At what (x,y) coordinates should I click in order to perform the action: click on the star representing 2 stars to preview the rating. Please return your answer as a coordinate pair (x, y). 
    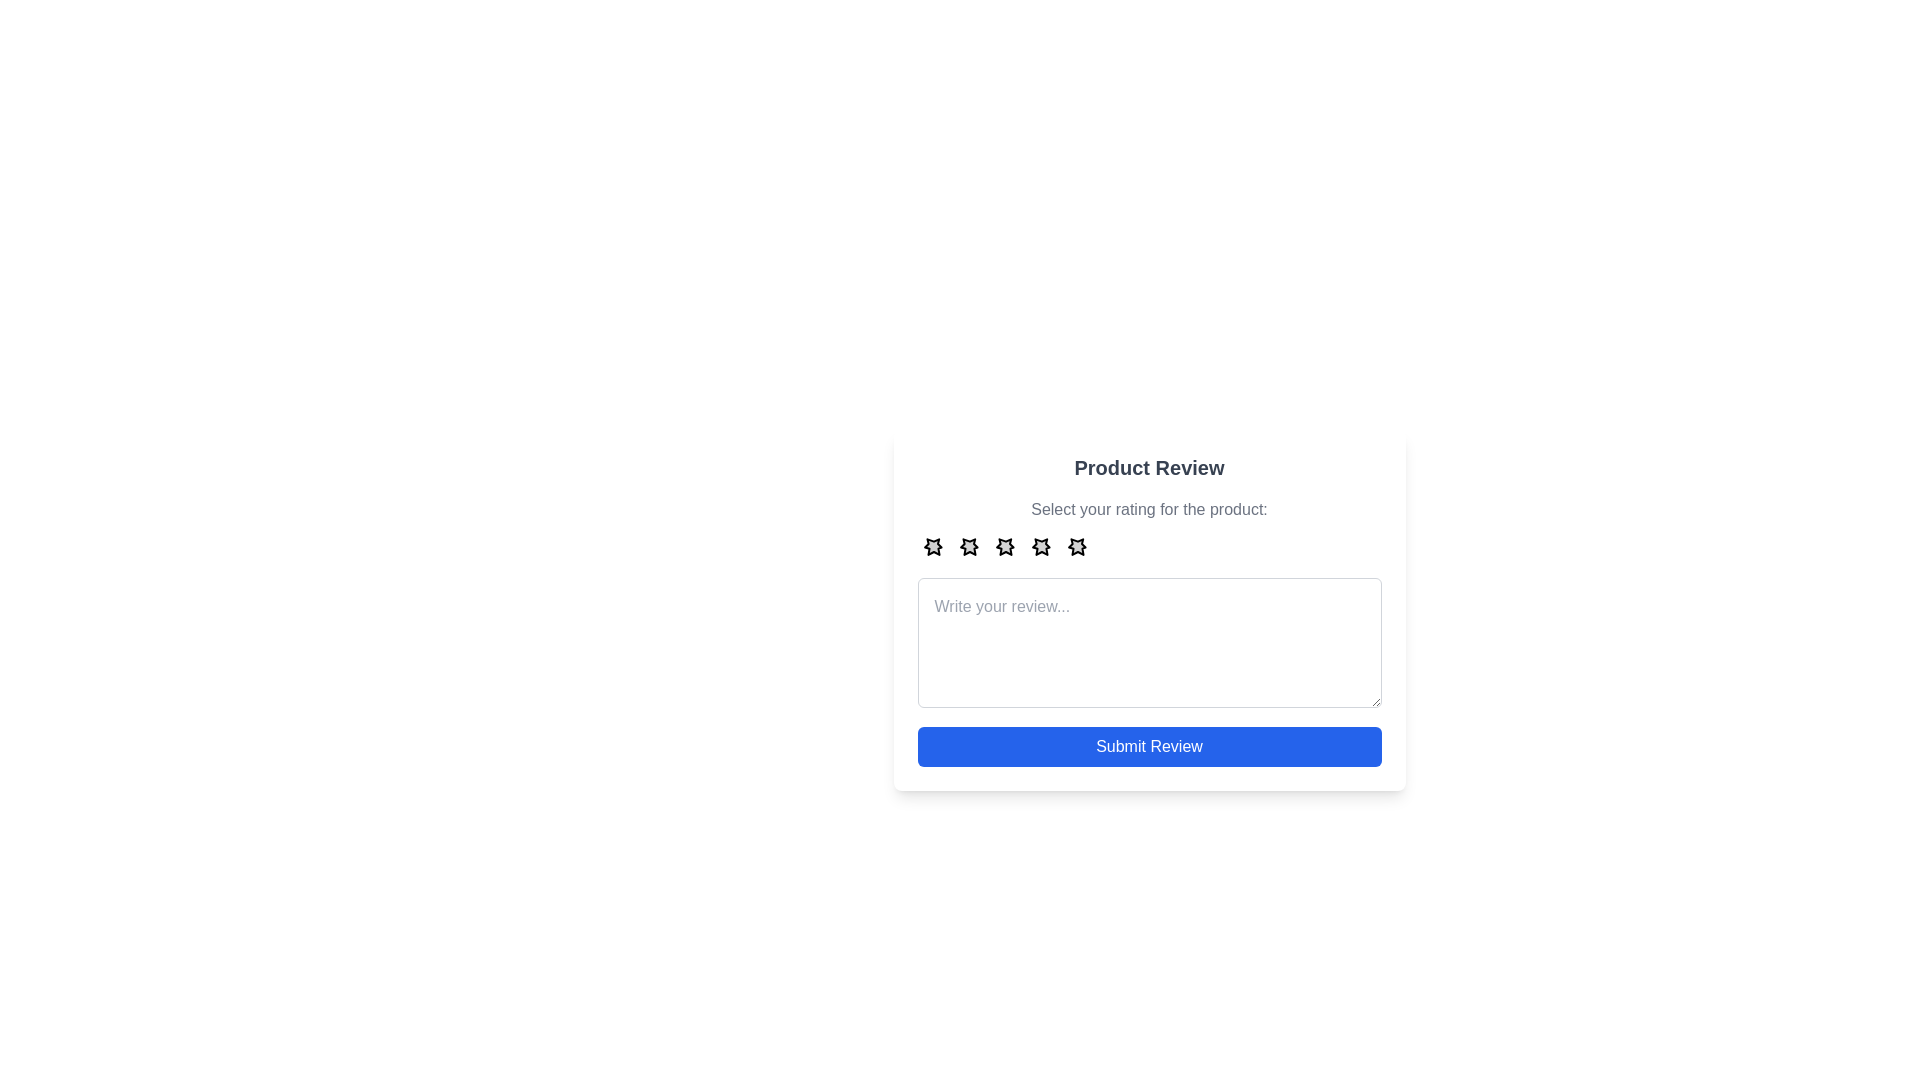
    Looking at the image, I should click on (969, 546).